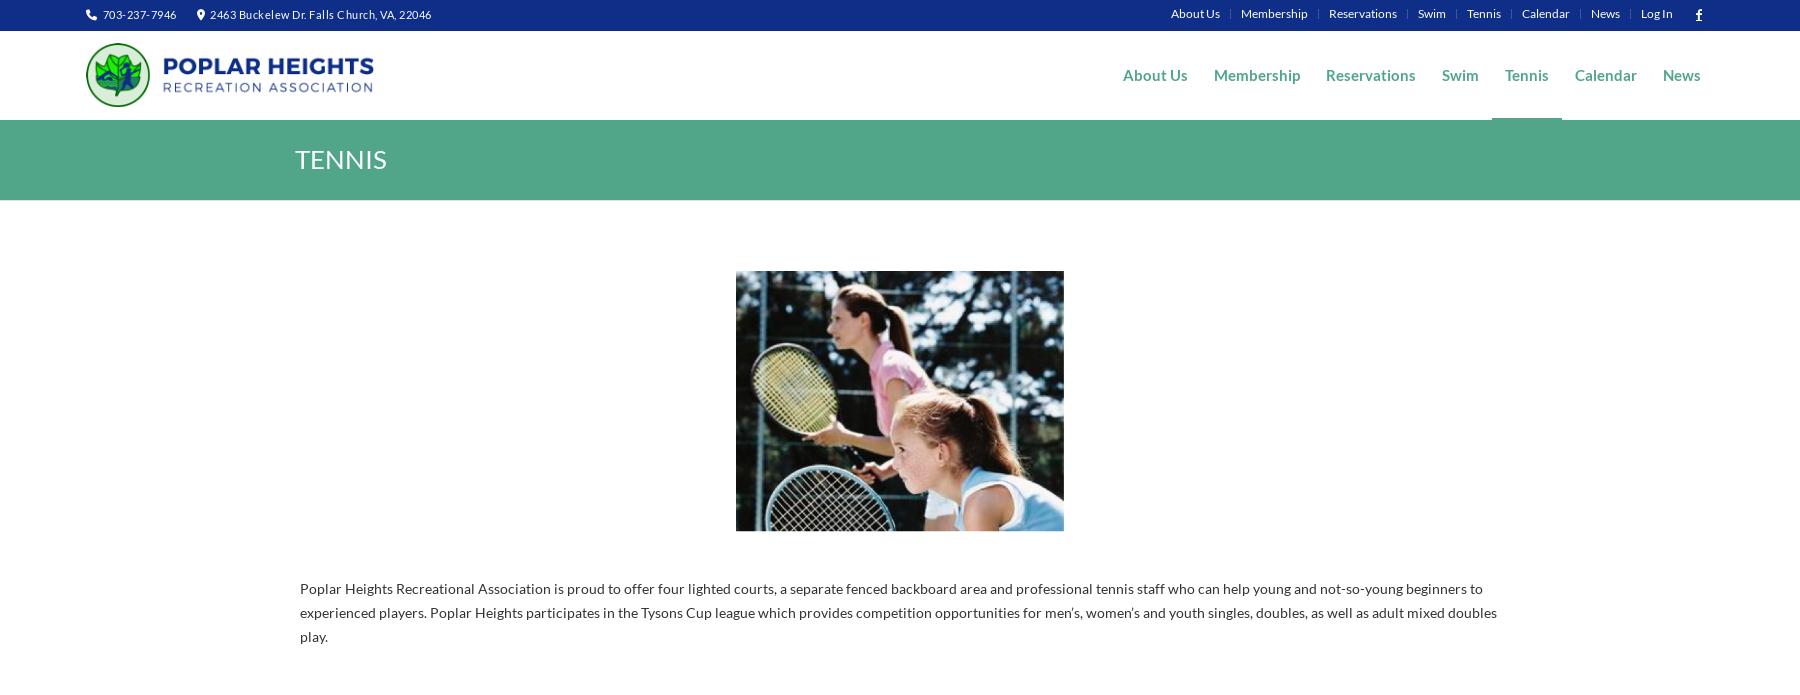 This screenshot has height=695, width=1800. What do you see at coordinates (319, 14) in the screenshot?
I see `'2463 Buckelew Dr. Falls Church, VA, 22046'` at bounding box center [319, 14].